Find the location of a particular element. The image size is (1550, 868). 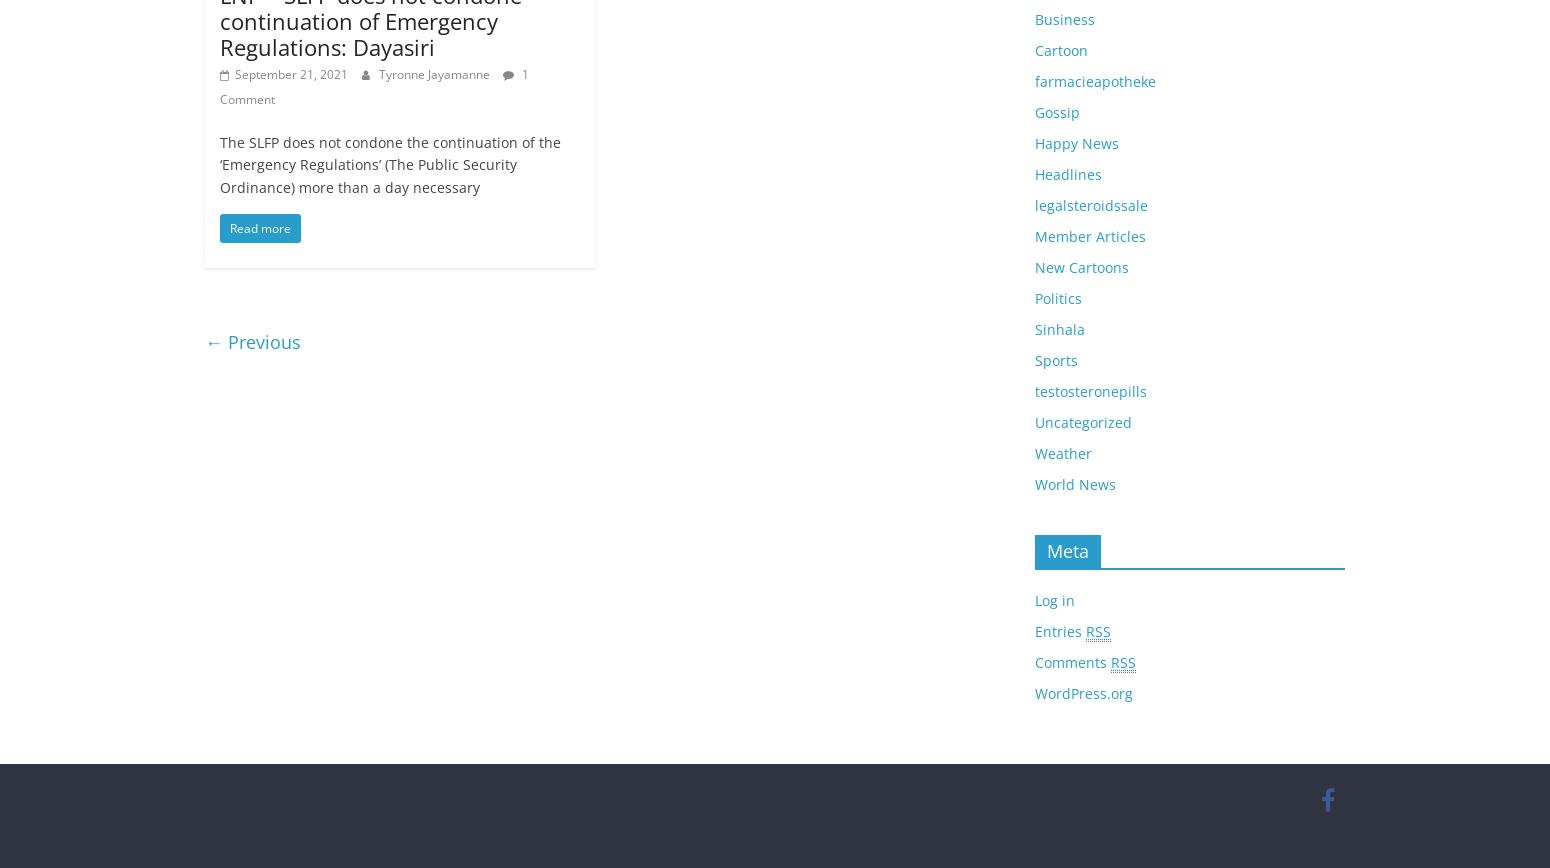

'Weather' is located at coordinates (1063, 451).